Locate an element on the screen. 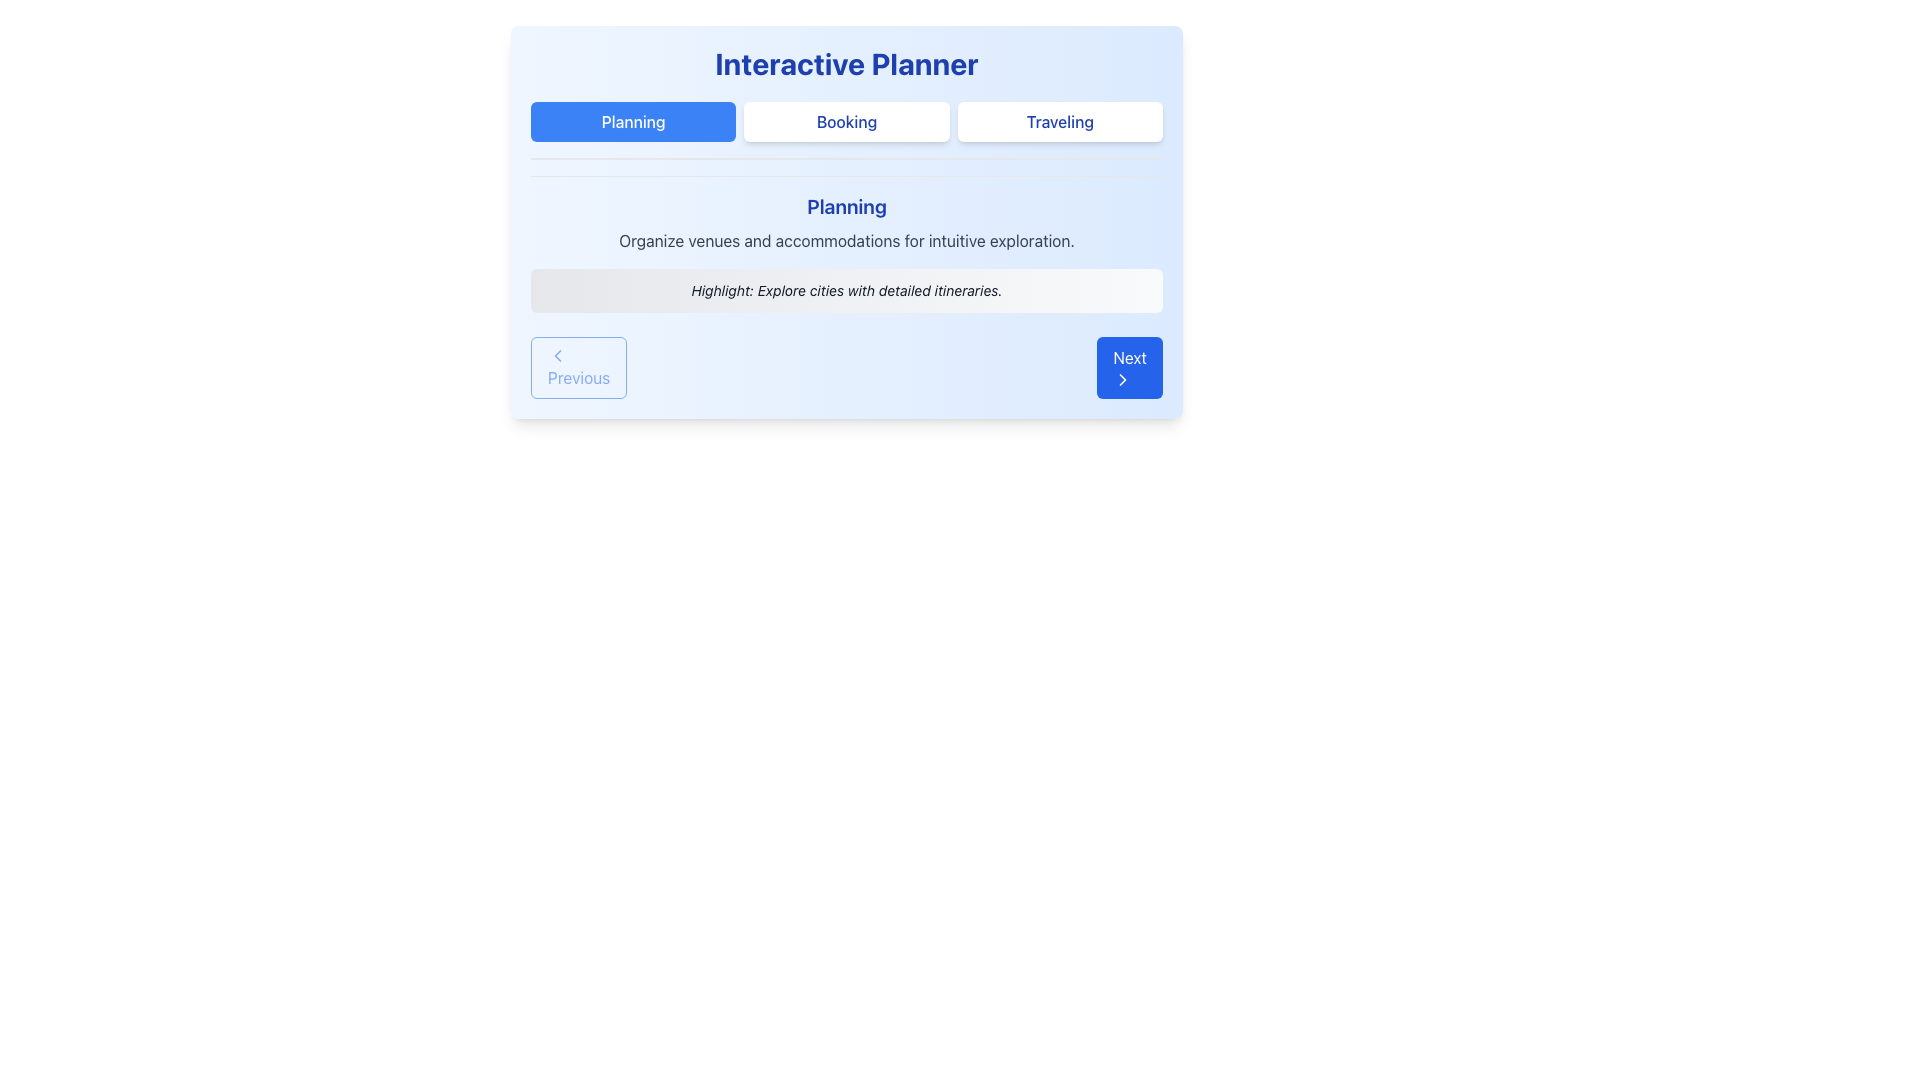 This screenshot has width=1920, height=1080. the 'Booking' tab in the Tab Navigation Bar is located at coordinates (846, 122).